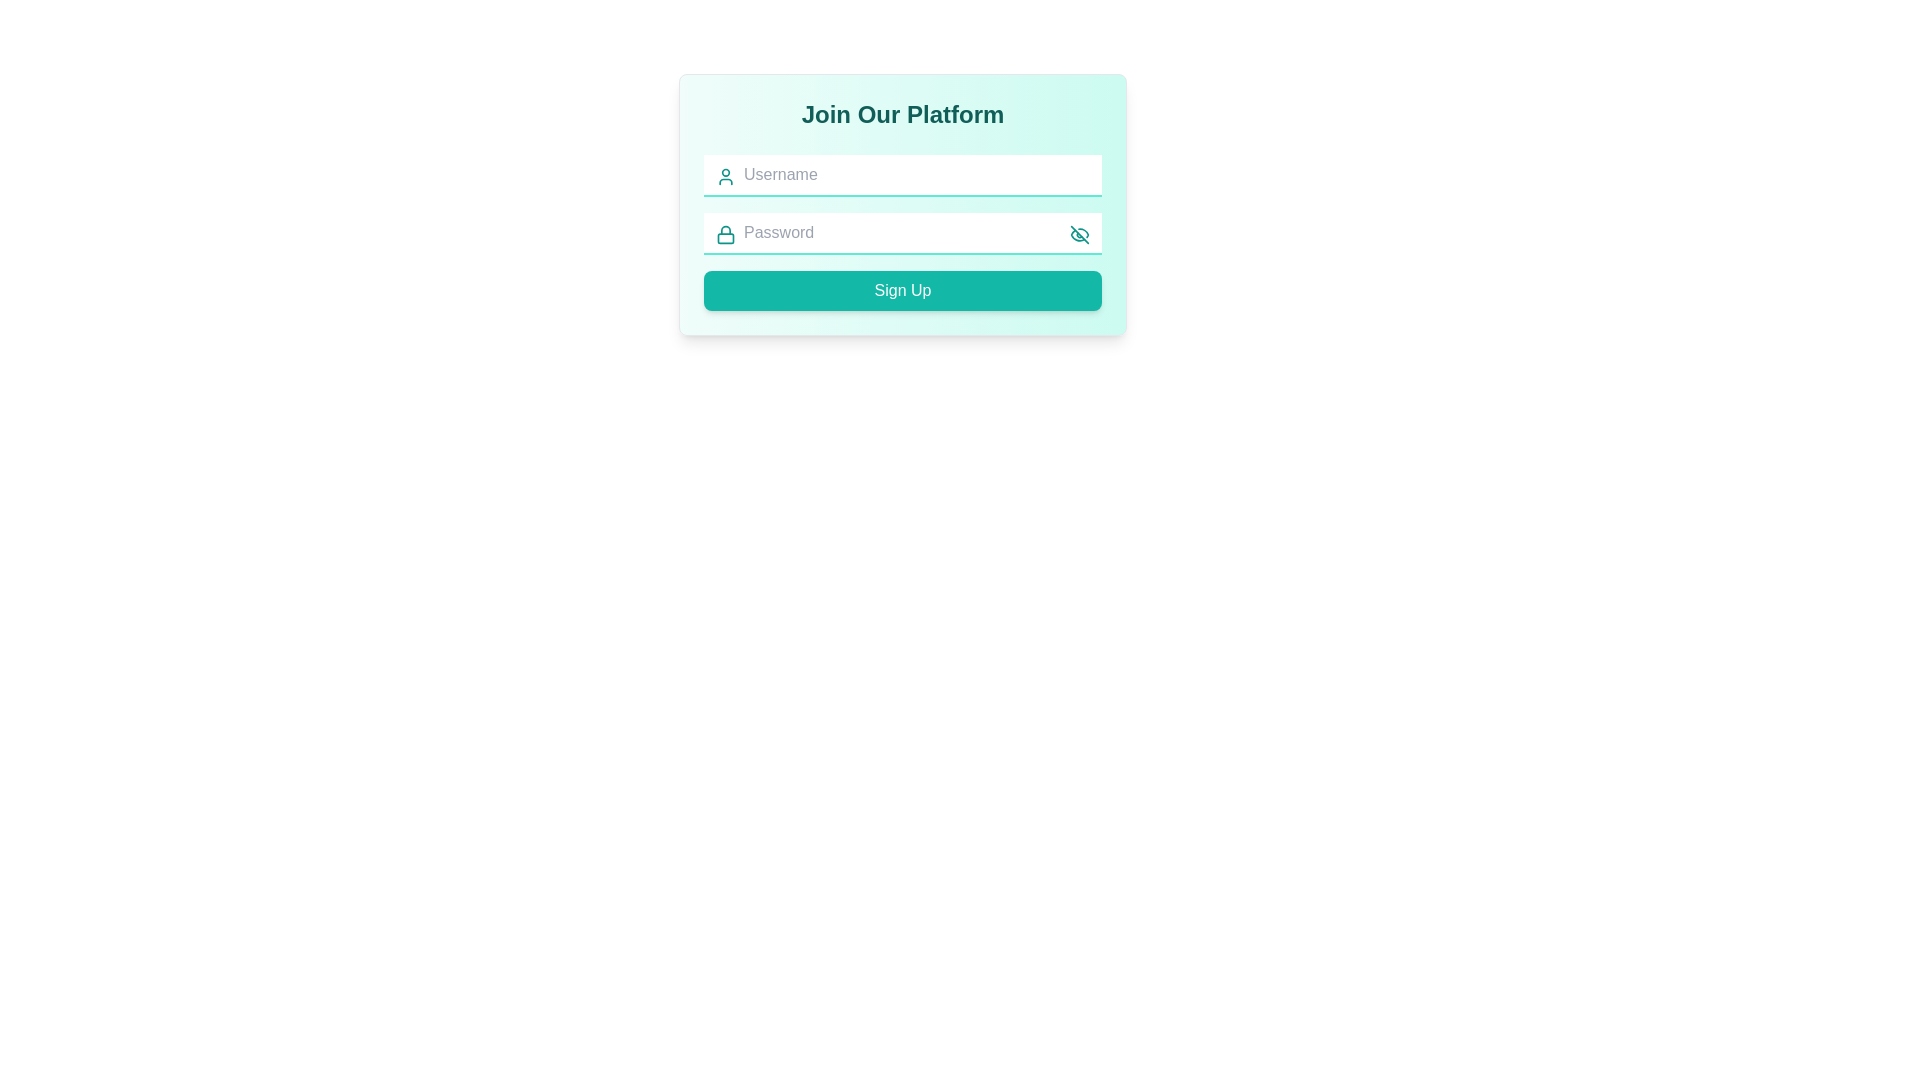  I want to click on the button located in the top-right corner of the password input field, so click(1079, 234).